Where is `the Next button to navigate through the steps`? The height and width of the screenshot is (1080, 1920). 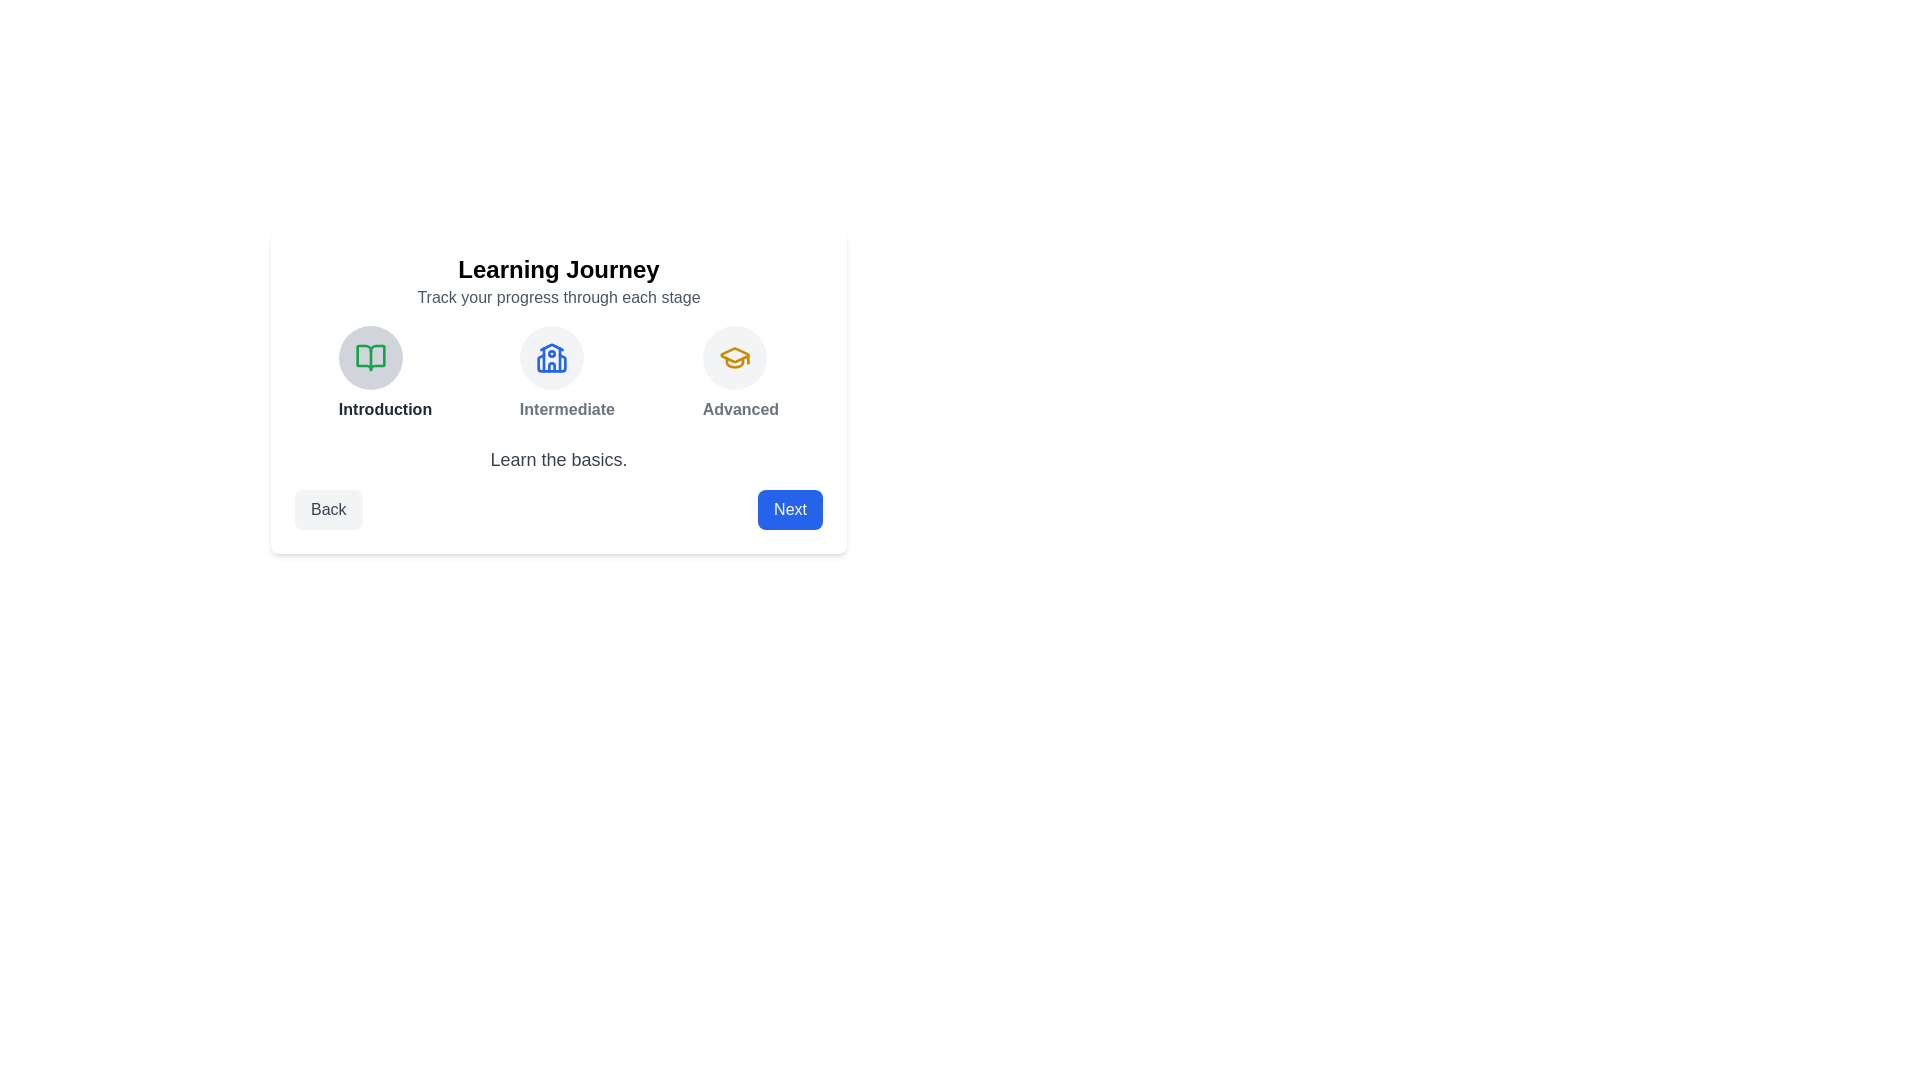
the Next button to navigate through the steps is located at coordinates (789, 508).